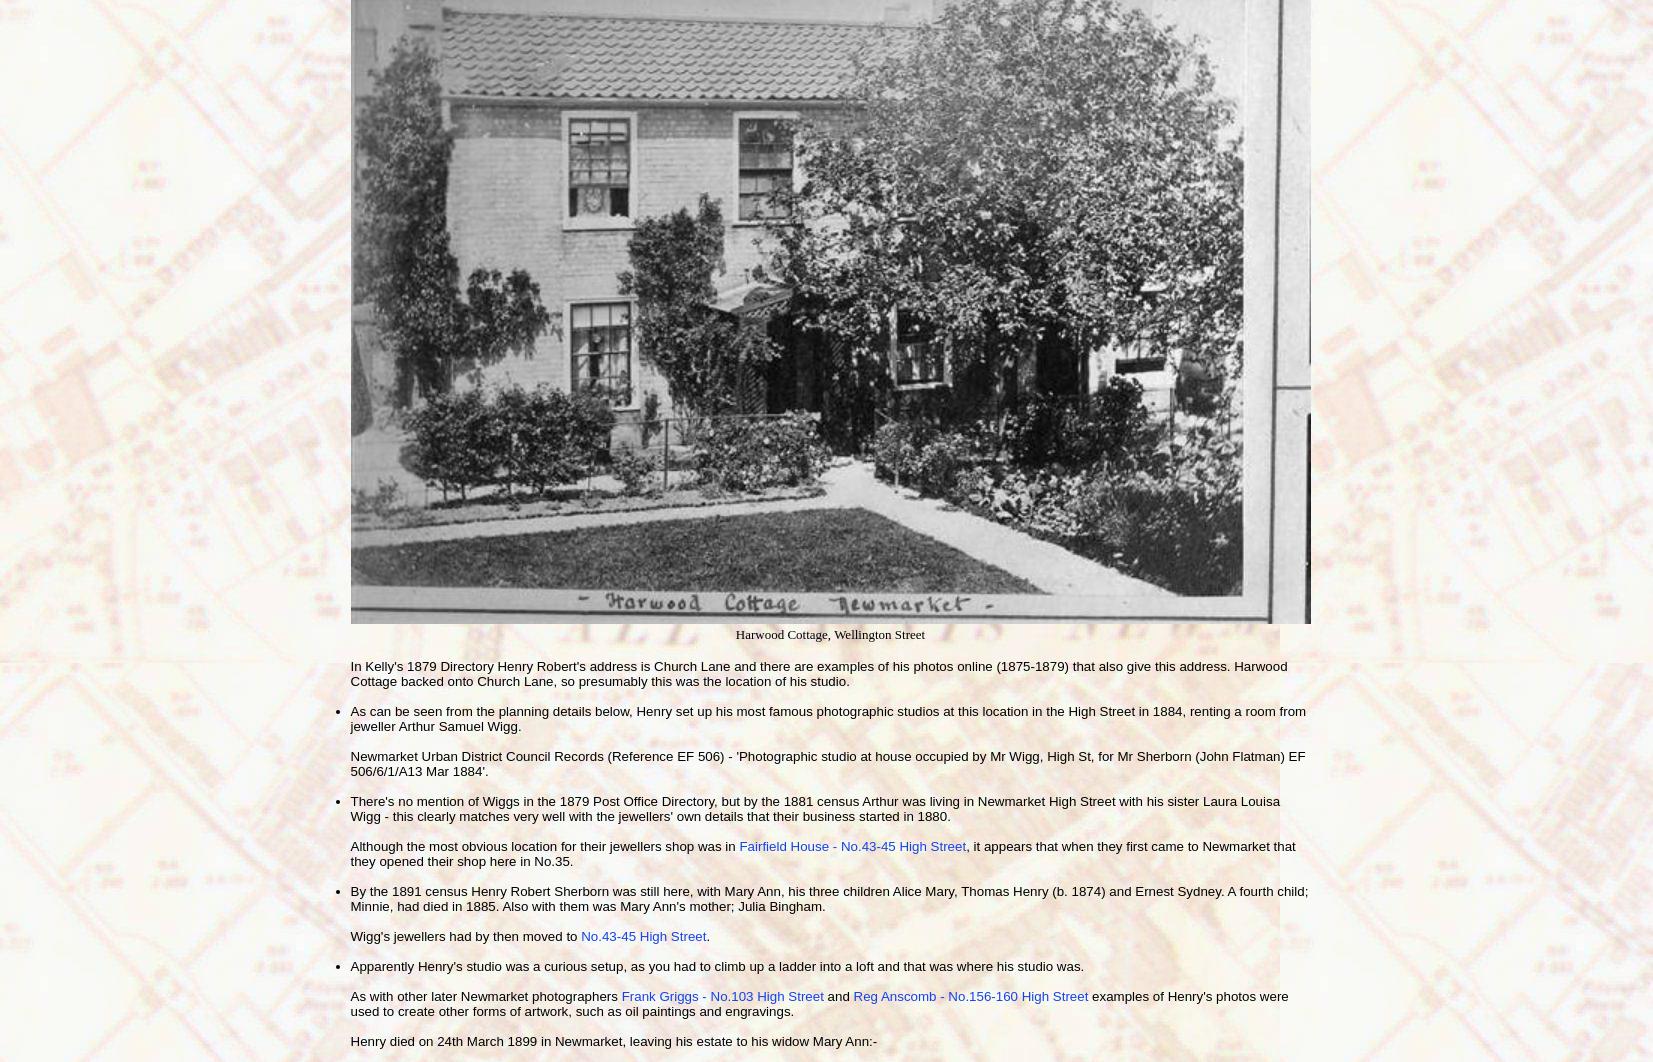 Image resolution: width=1653 pixels, height=1062 pixels. Describe the element at coordinates (829, 634) in the screenshot. I see `'Harwood Cottage, Wellington 
                    Street'` at that location.